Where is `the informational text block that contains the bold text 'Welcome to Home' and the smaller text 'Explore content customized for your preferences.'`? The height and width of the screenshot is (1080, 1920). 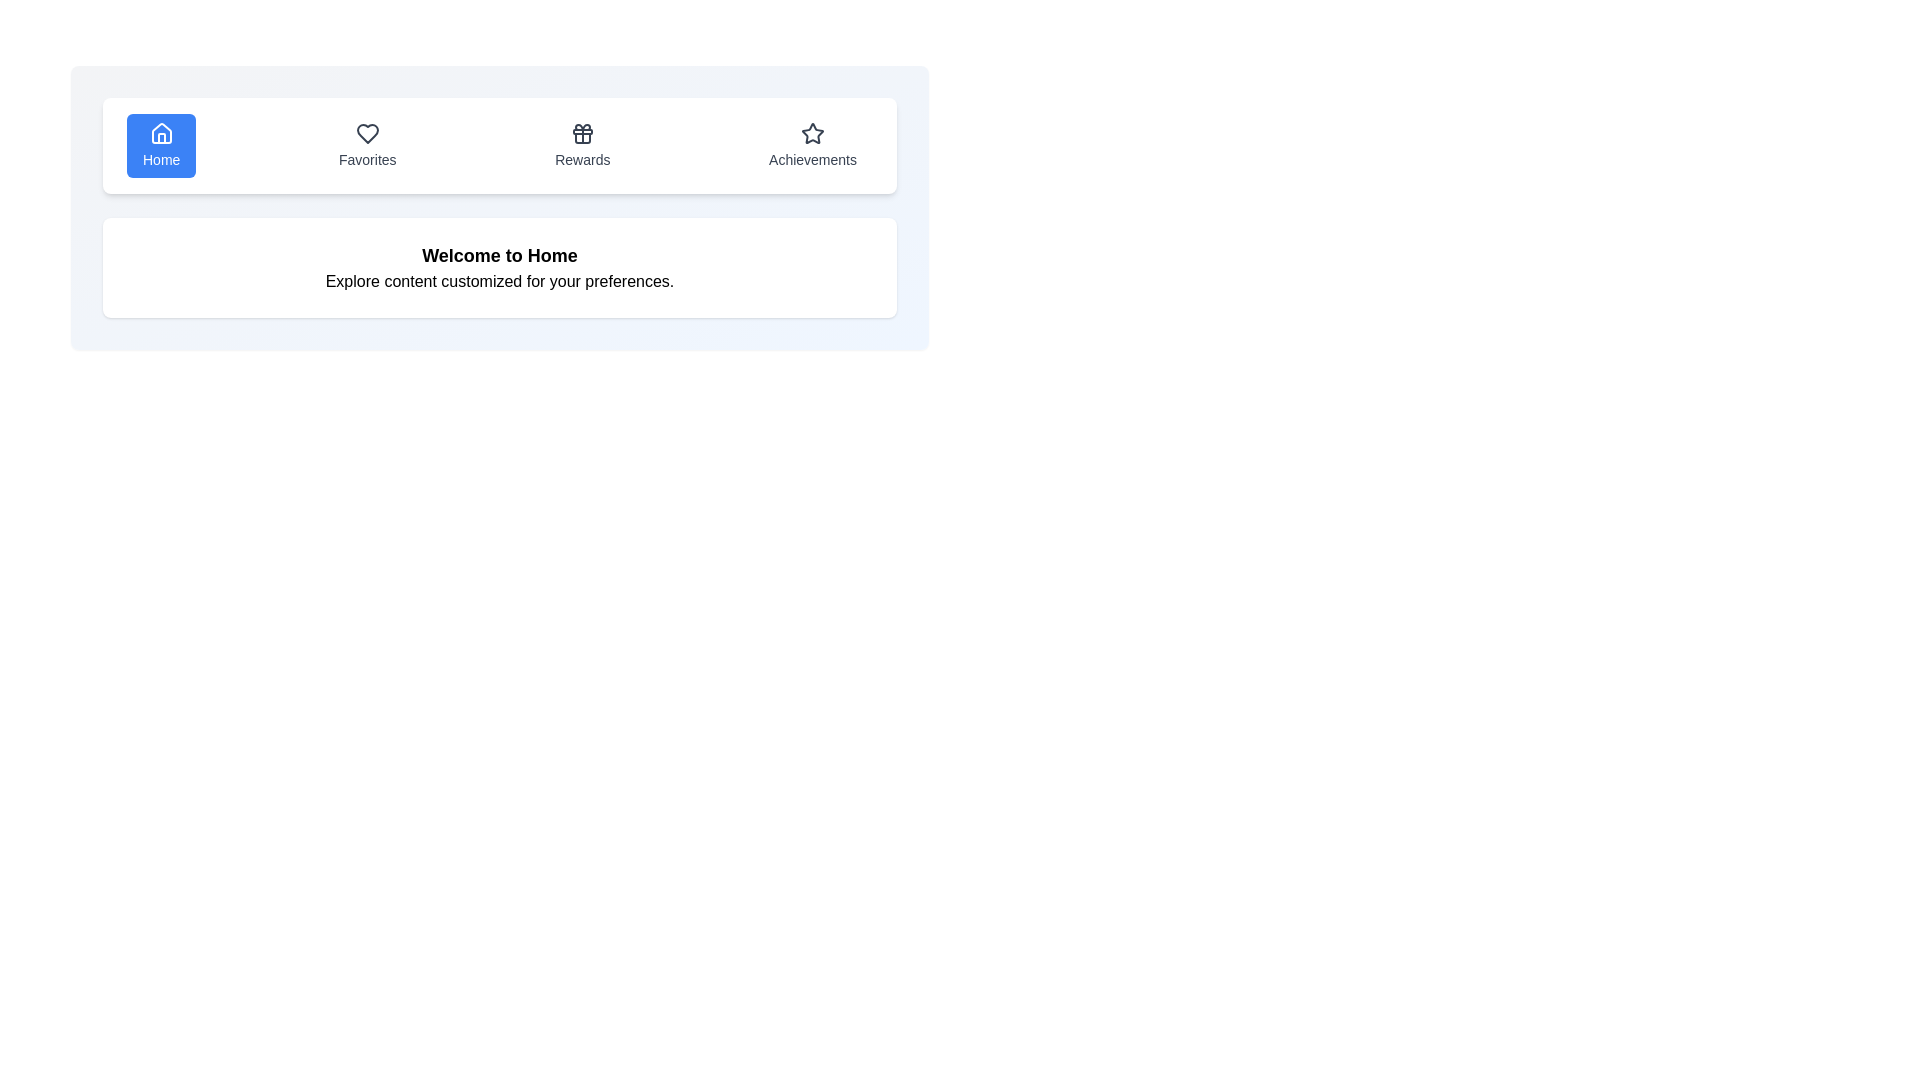
the informational text block that contains the bold text 'Welcome to Home' and the smaller text 'Explore content customized for your preferences.' is located at coordinates (499, 266).